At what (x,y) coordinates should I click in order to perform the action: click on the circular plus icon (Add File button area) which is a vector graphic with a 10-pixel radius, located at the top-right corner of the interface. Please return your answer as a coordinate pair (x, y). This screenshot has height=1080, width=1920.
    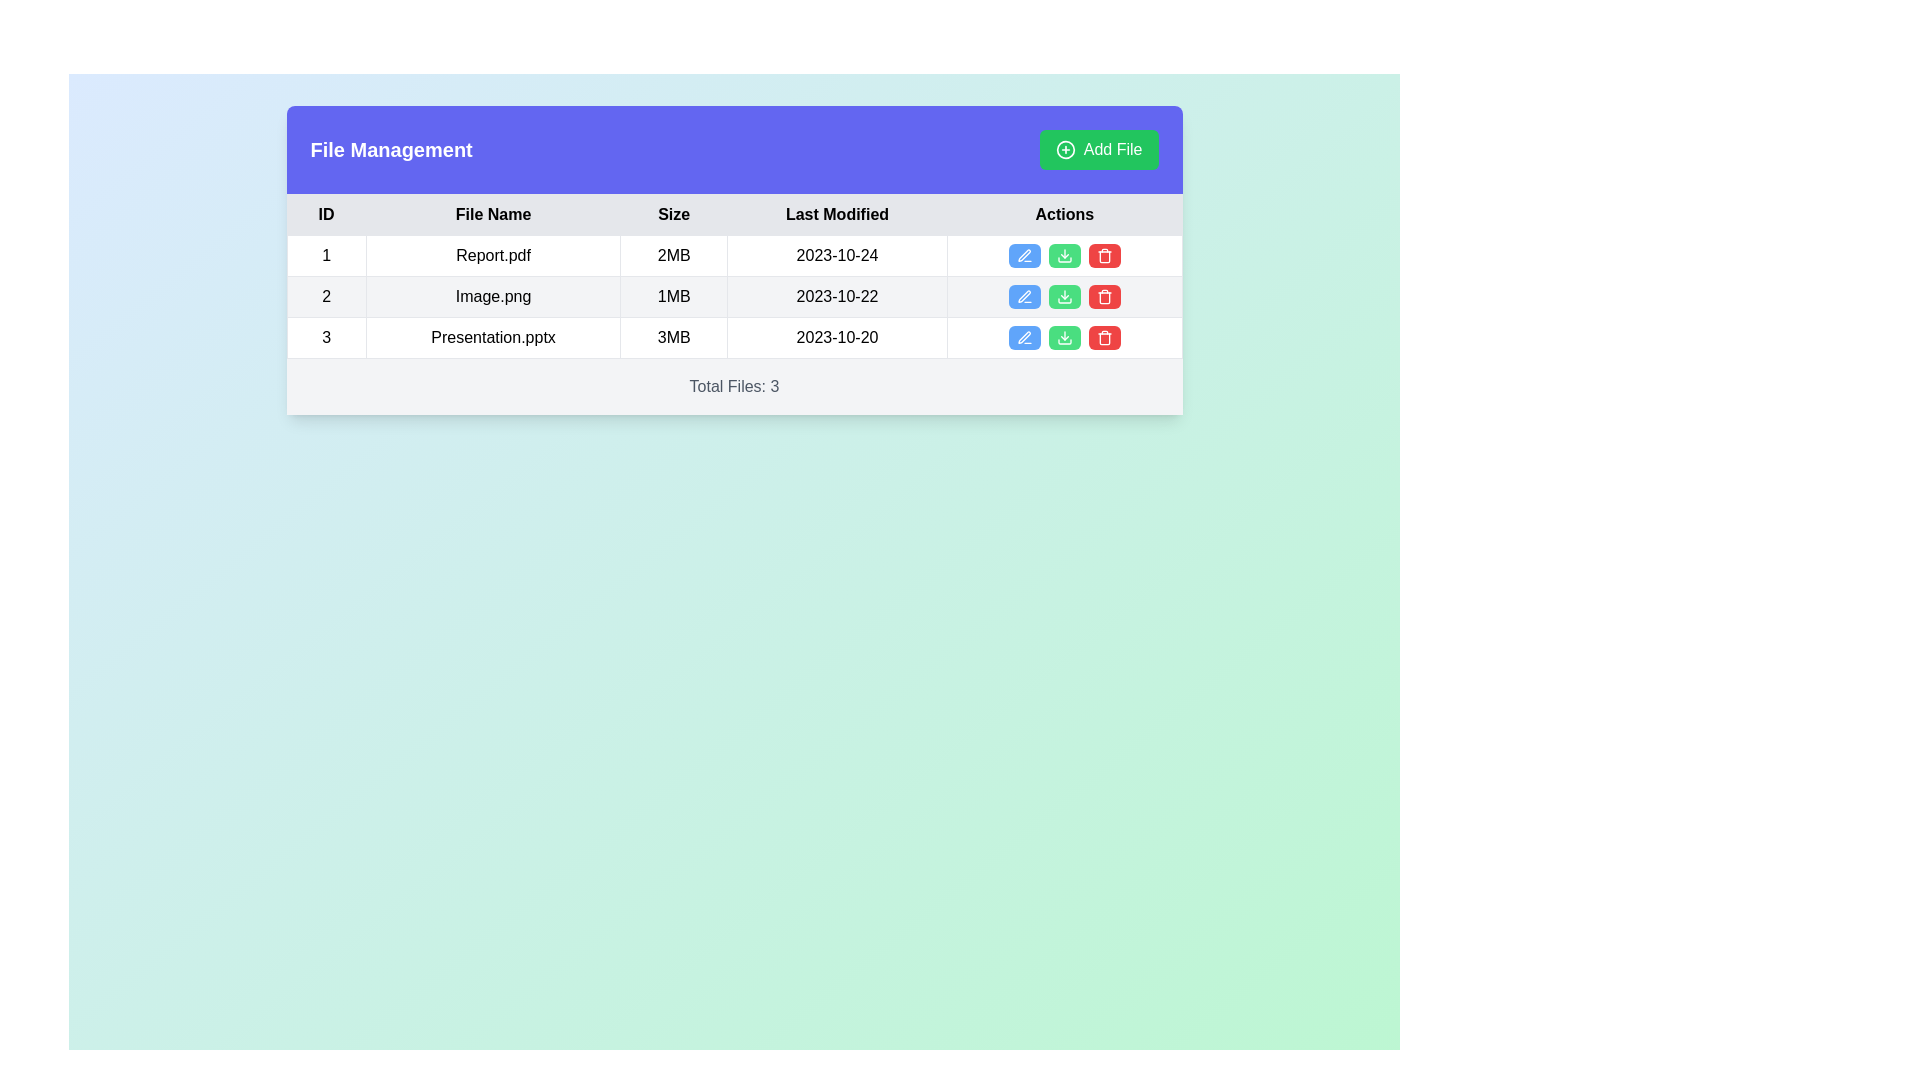
    Looking at the image, I should click on (1064, 149).